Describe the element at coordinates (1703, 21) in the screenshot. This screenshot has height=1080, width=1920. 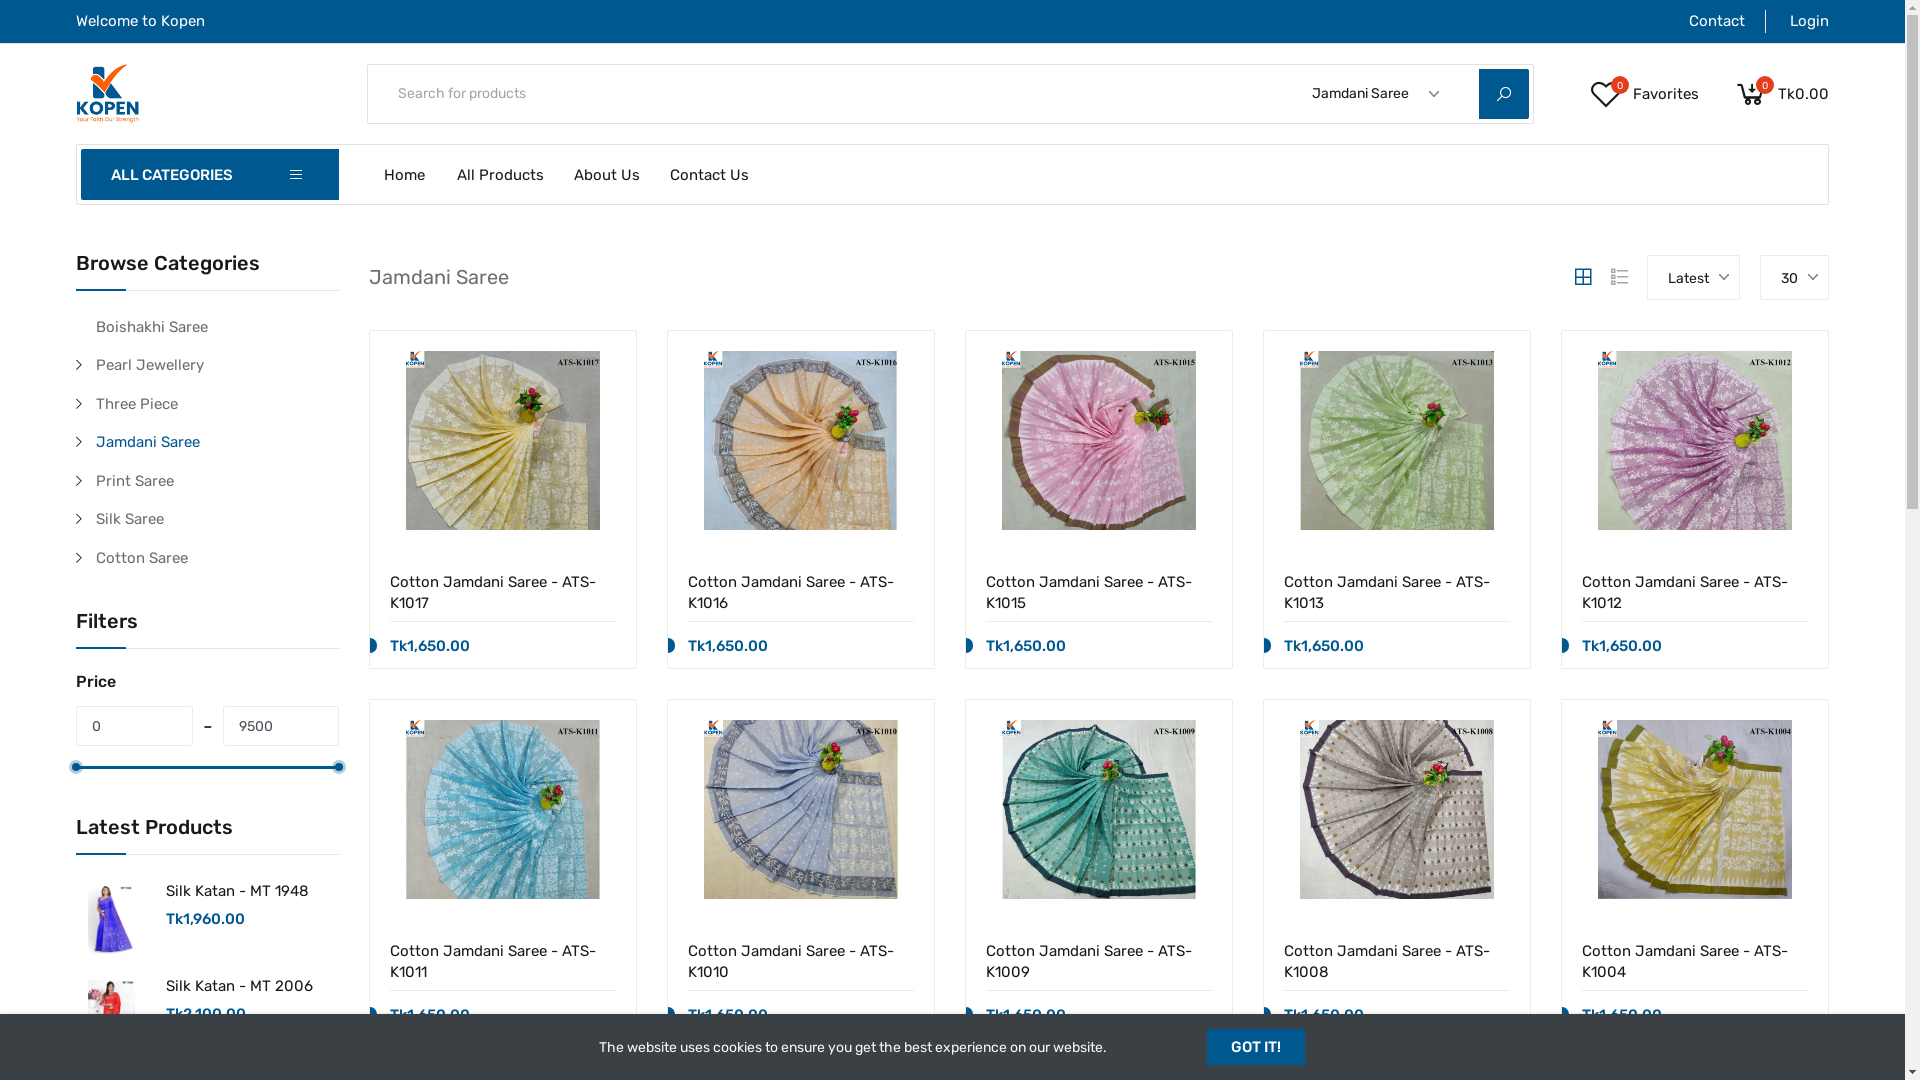
I see `'Contact'` at that location.